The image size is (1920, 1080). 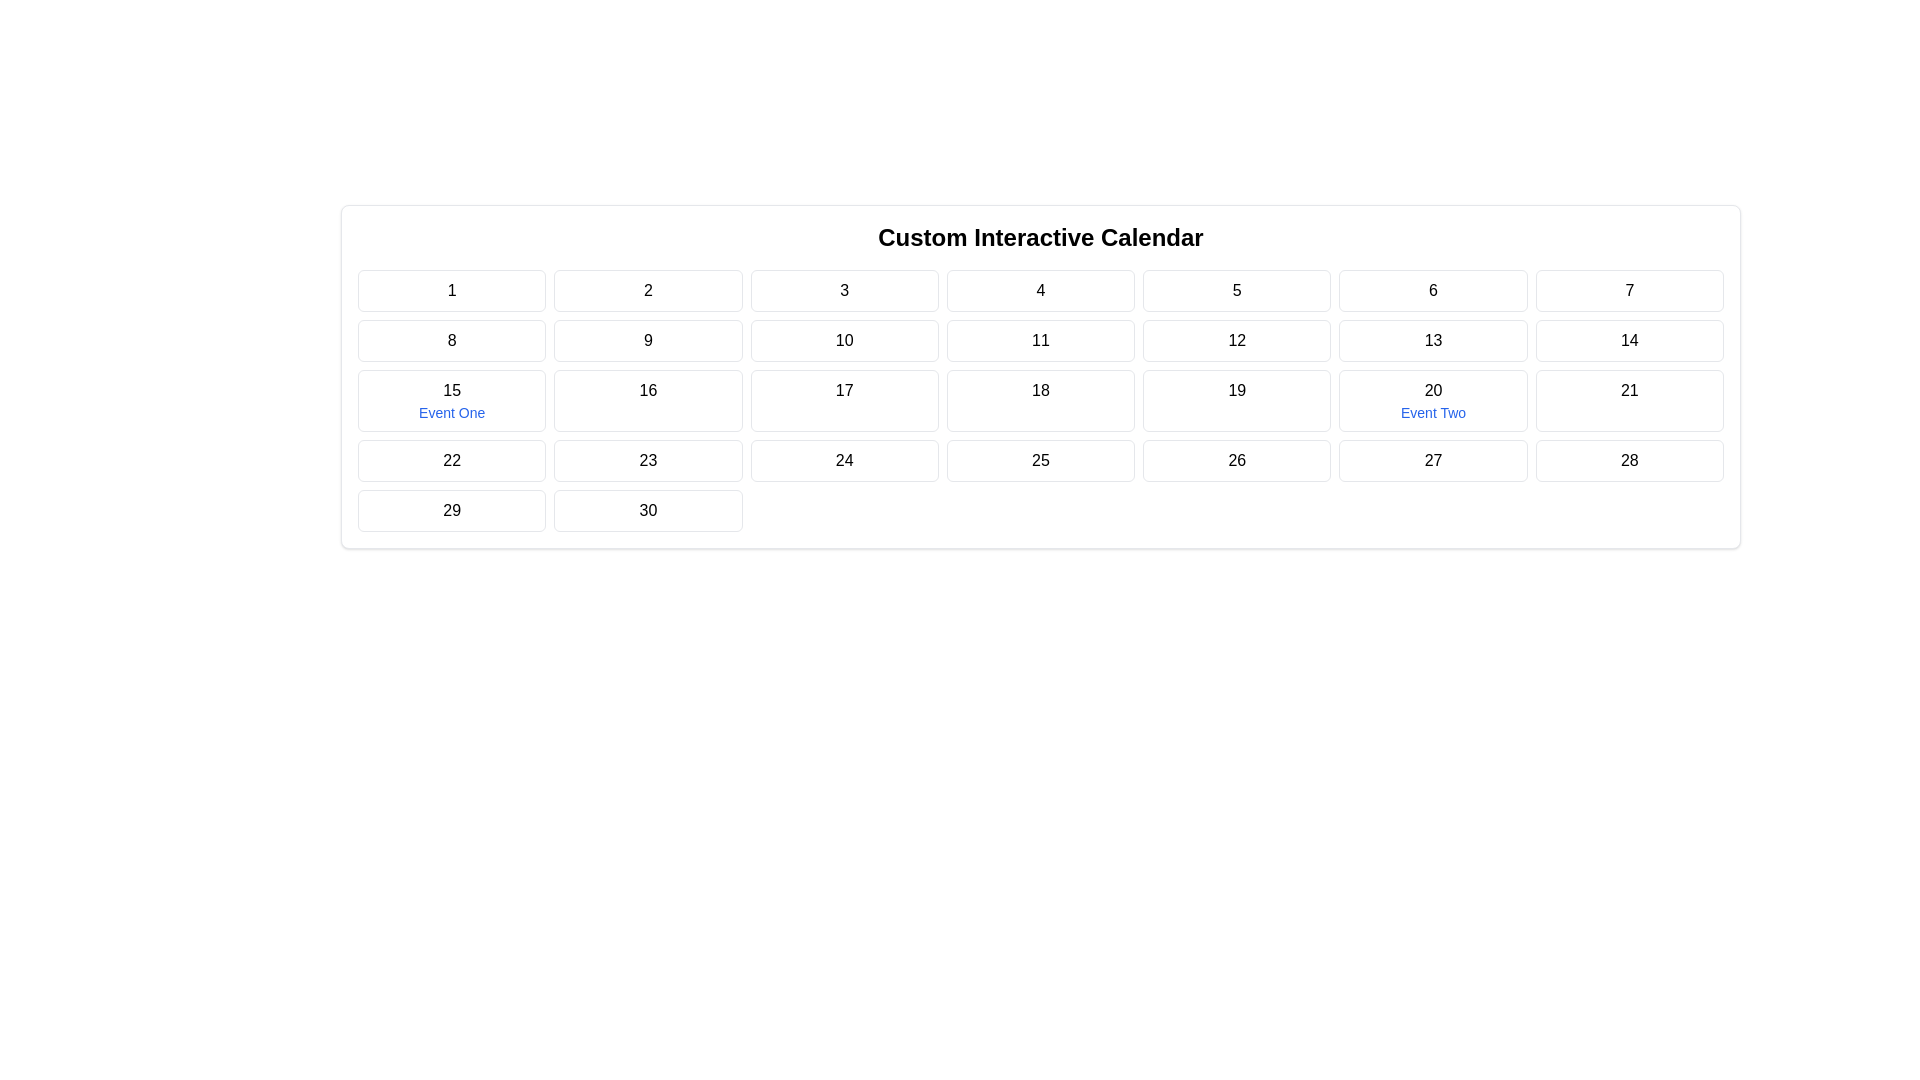 What do you see at coordinates (648, 290) in the screenshot?
I see `the Text display box representing the number '2' in the calendar interface, located in the second column, adjacent to '1' and '3'` at bounding box center [648, 290].